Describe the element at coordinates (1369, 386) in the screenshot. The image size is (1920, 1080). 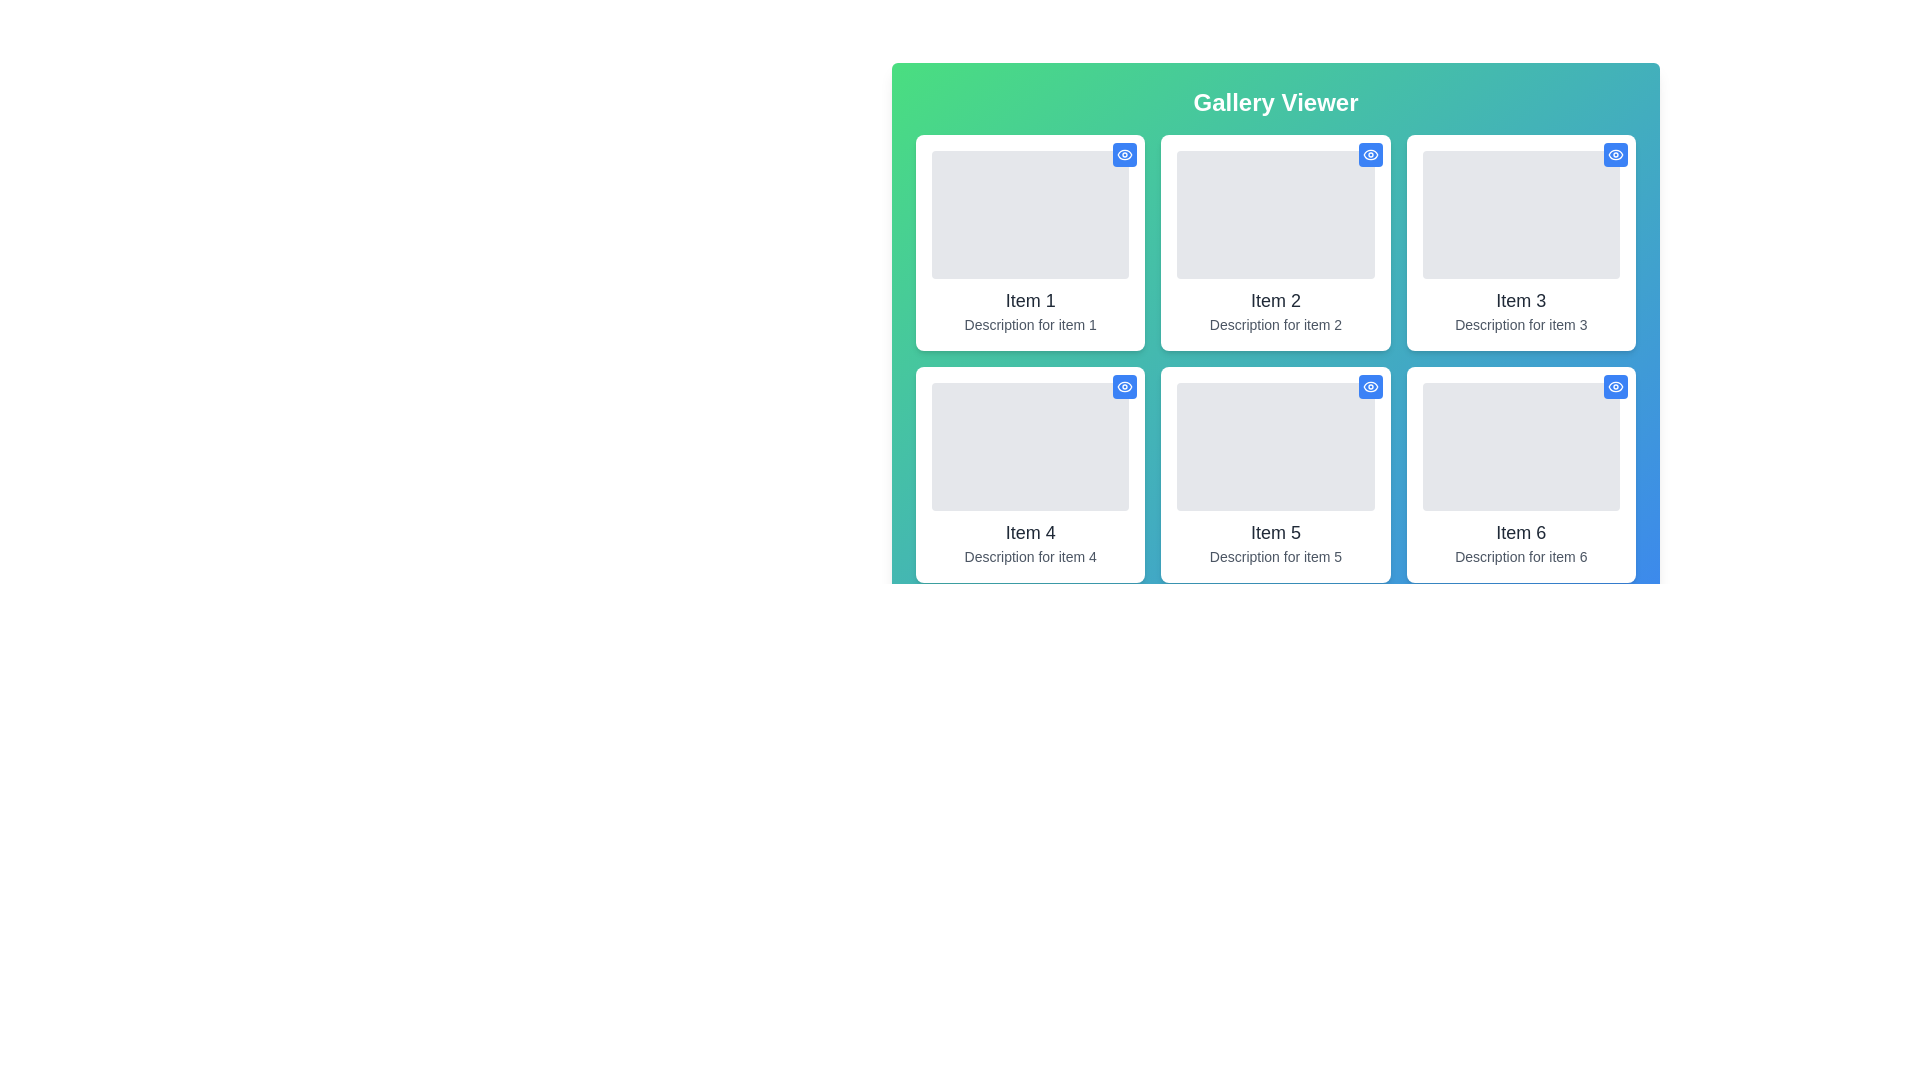
I see `the small rounded blue button with a white eye icon in the top-right corner of the card for 'Item 5'` at that location.